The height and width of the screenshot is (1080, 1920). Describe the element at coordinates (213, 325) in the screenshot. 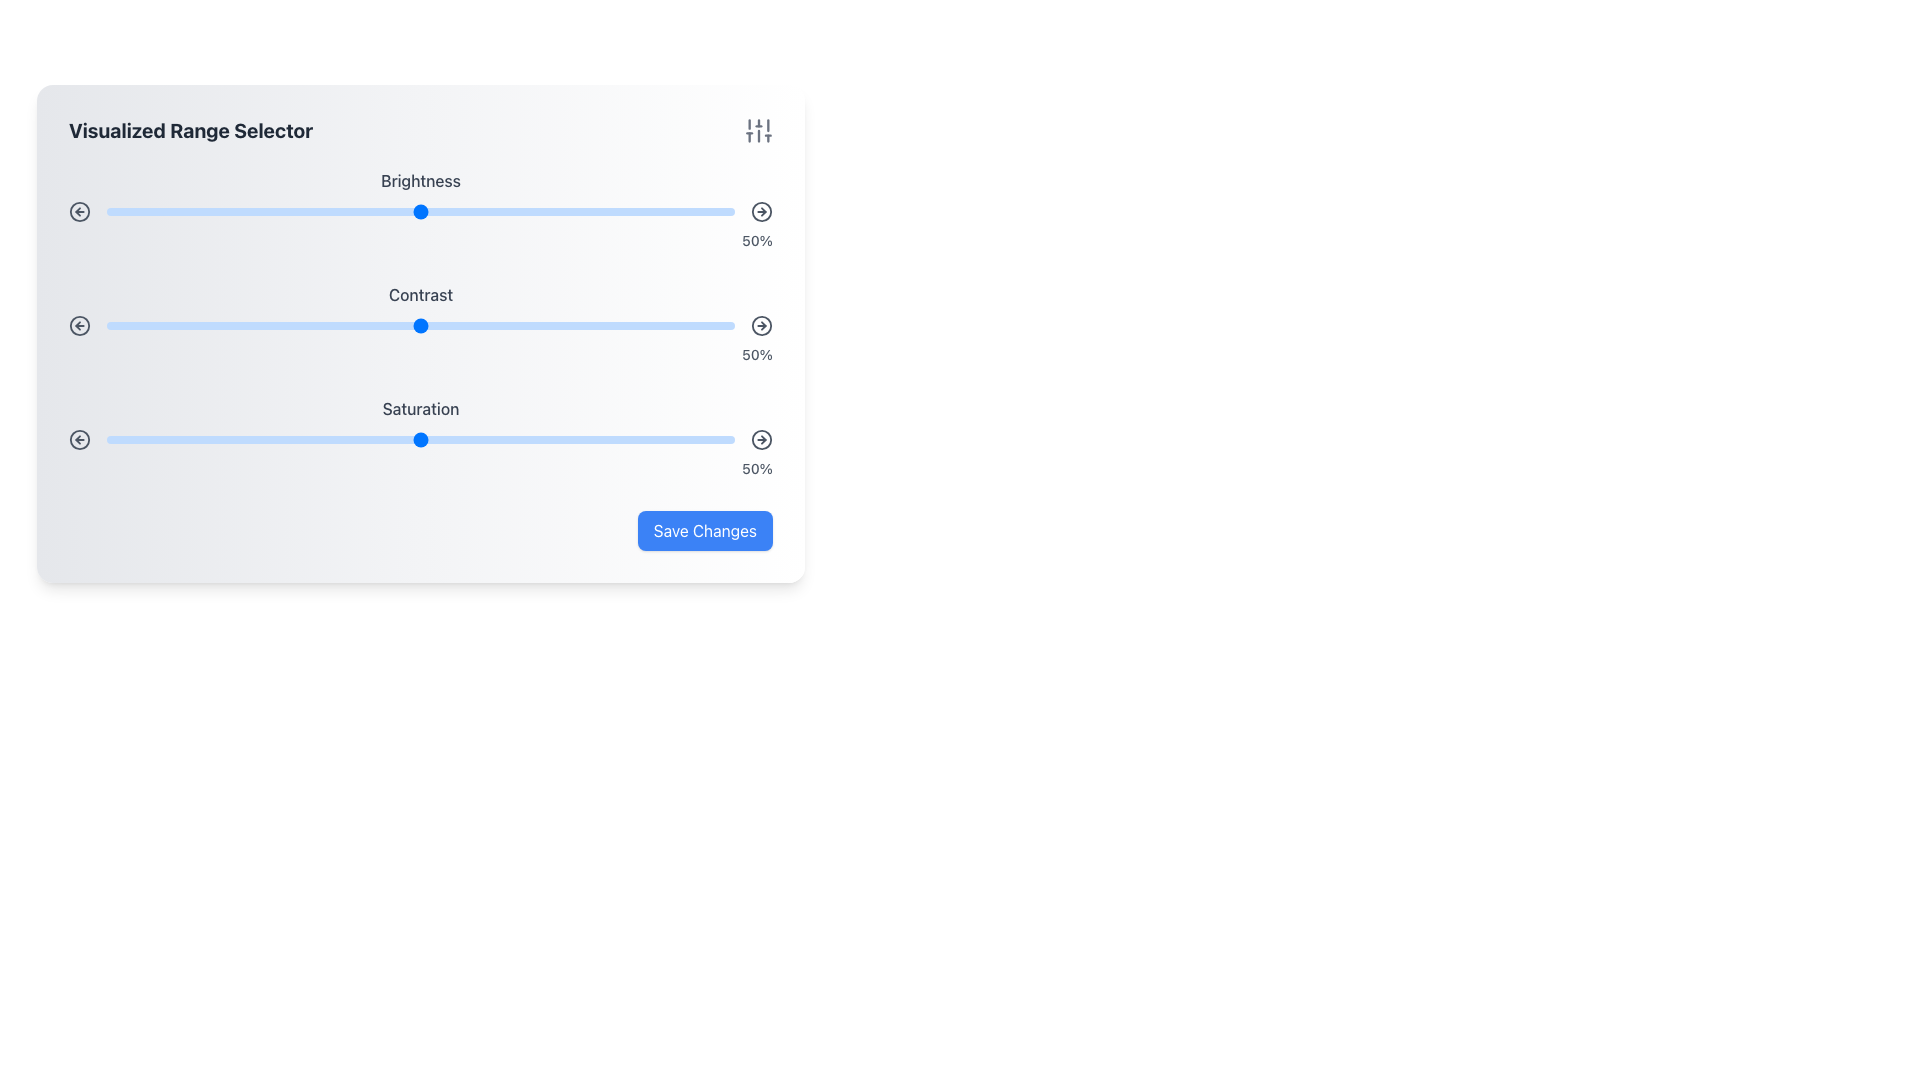

I see `contrast` at that location.